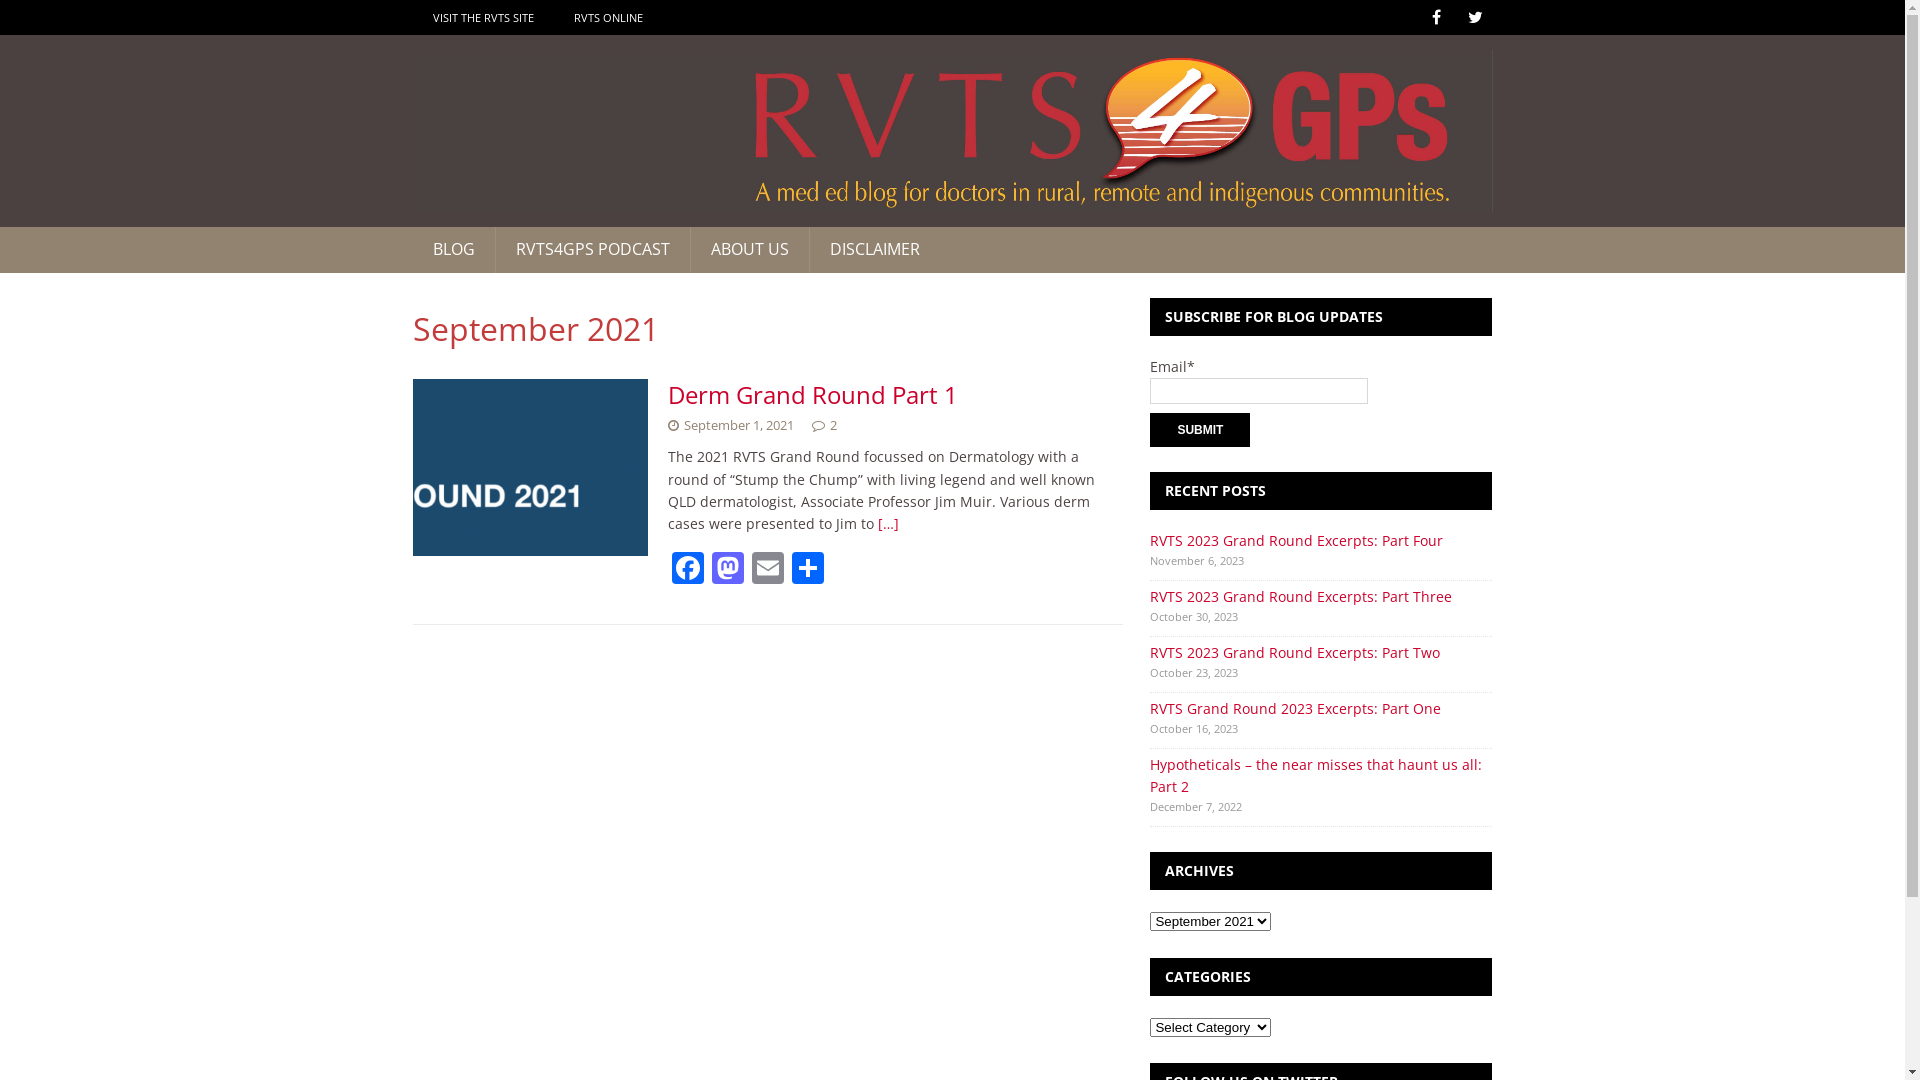  I want to click on '2', so click(833, 423).